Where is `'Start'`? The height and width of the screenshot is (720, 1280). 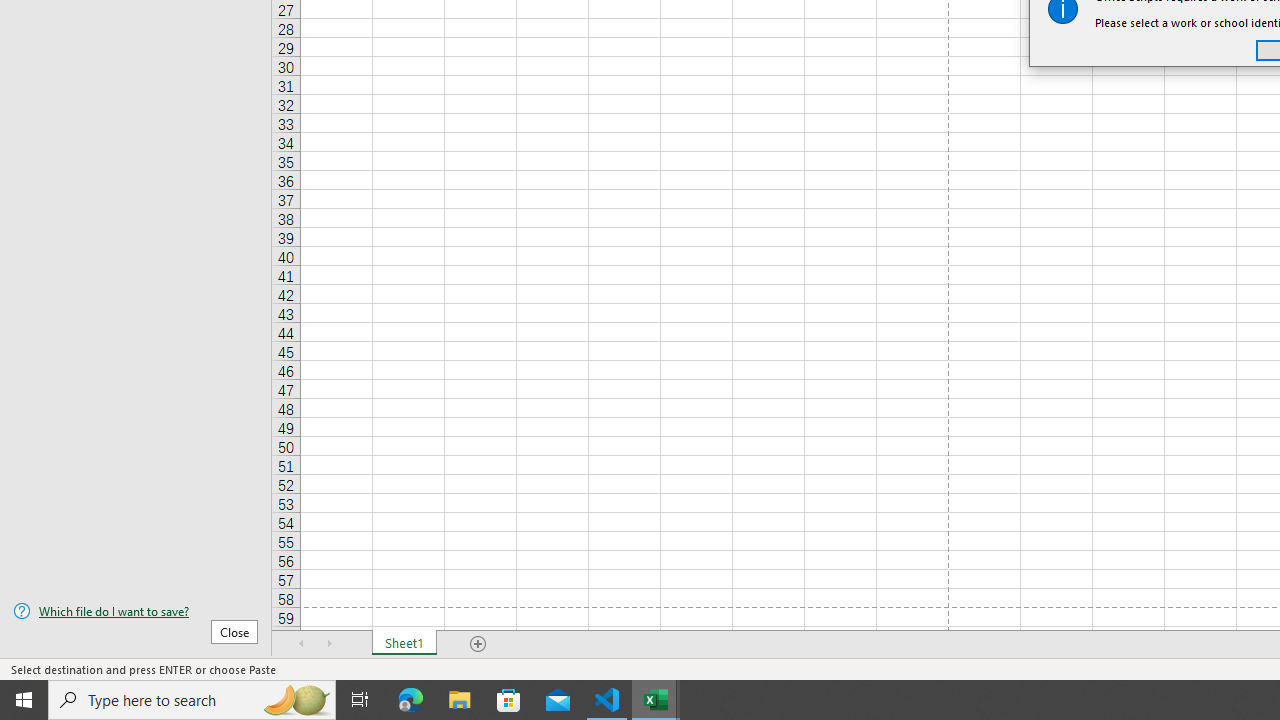
'Start' is located at coordinates (24, 698).